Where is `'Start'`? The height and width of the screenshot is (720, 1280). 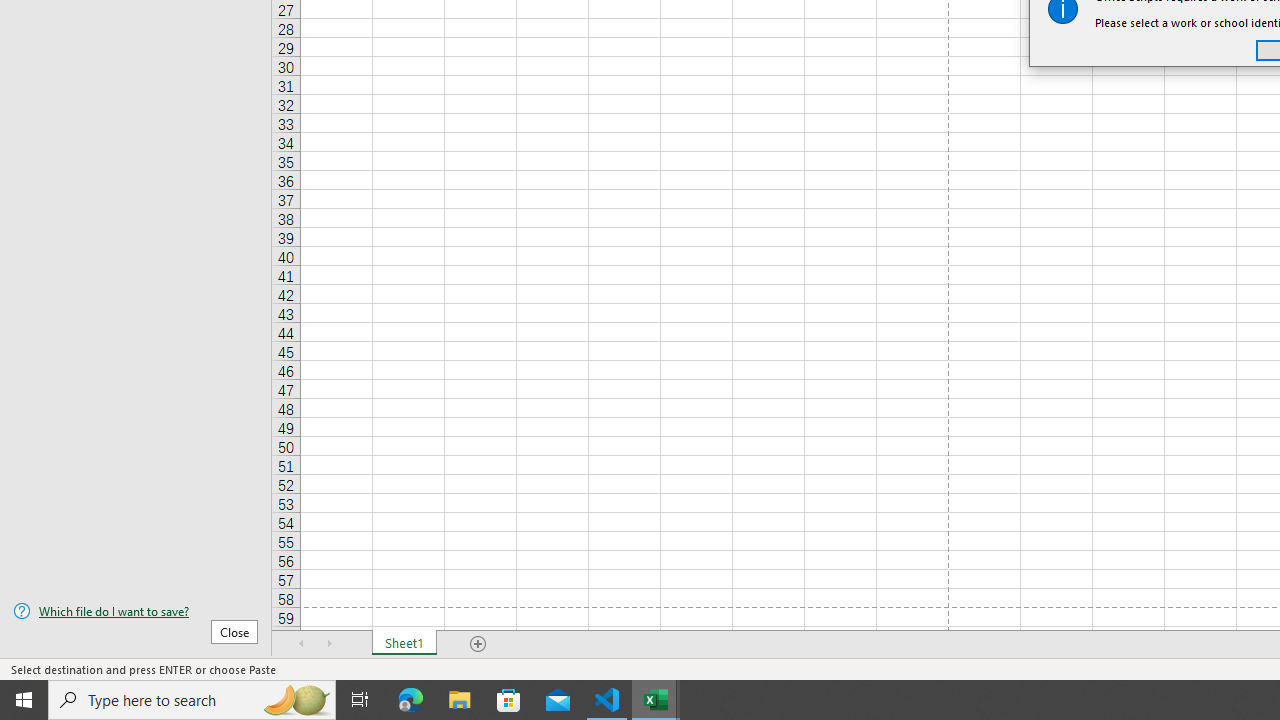
'Start' is located at coordinates (24, 698).